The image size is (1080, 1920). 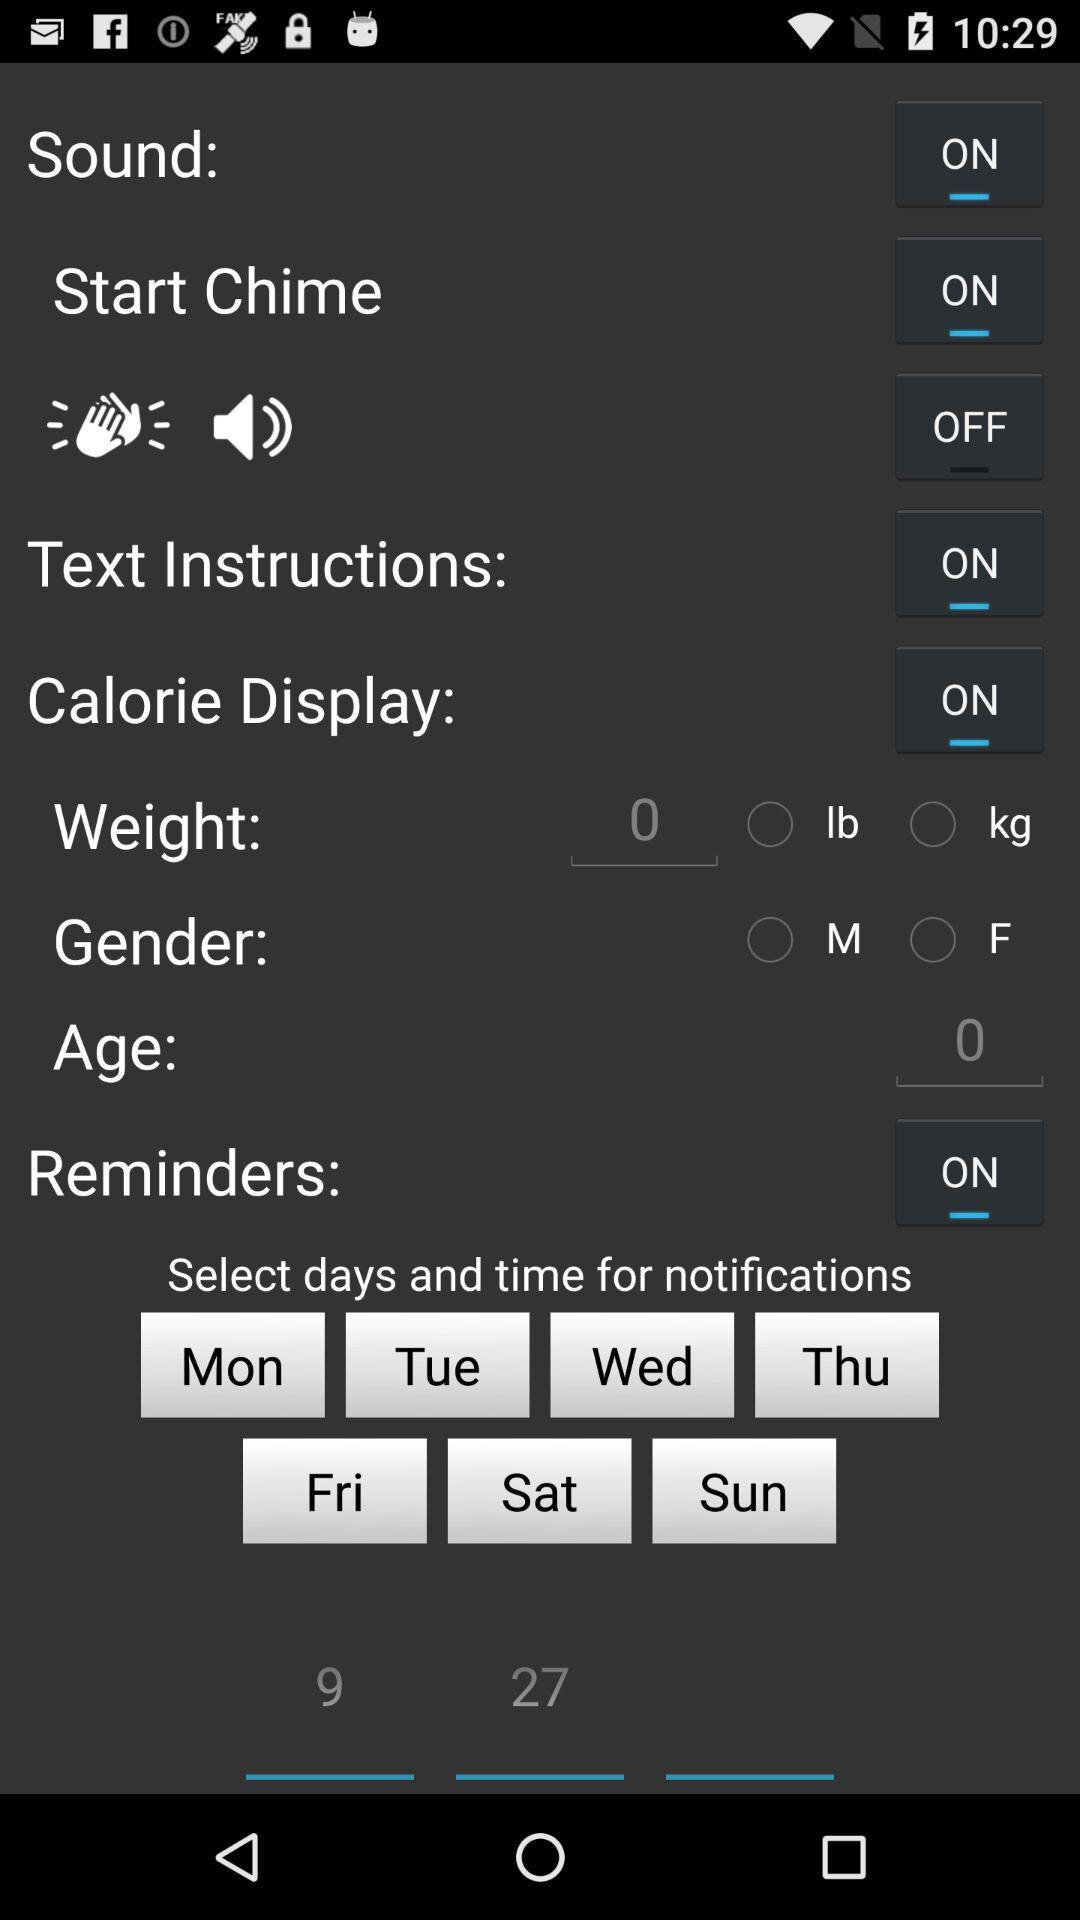 What do you see at coordinates (968, 1043) in the screenshot?
I see `age` at bounding box center [968, 1043].